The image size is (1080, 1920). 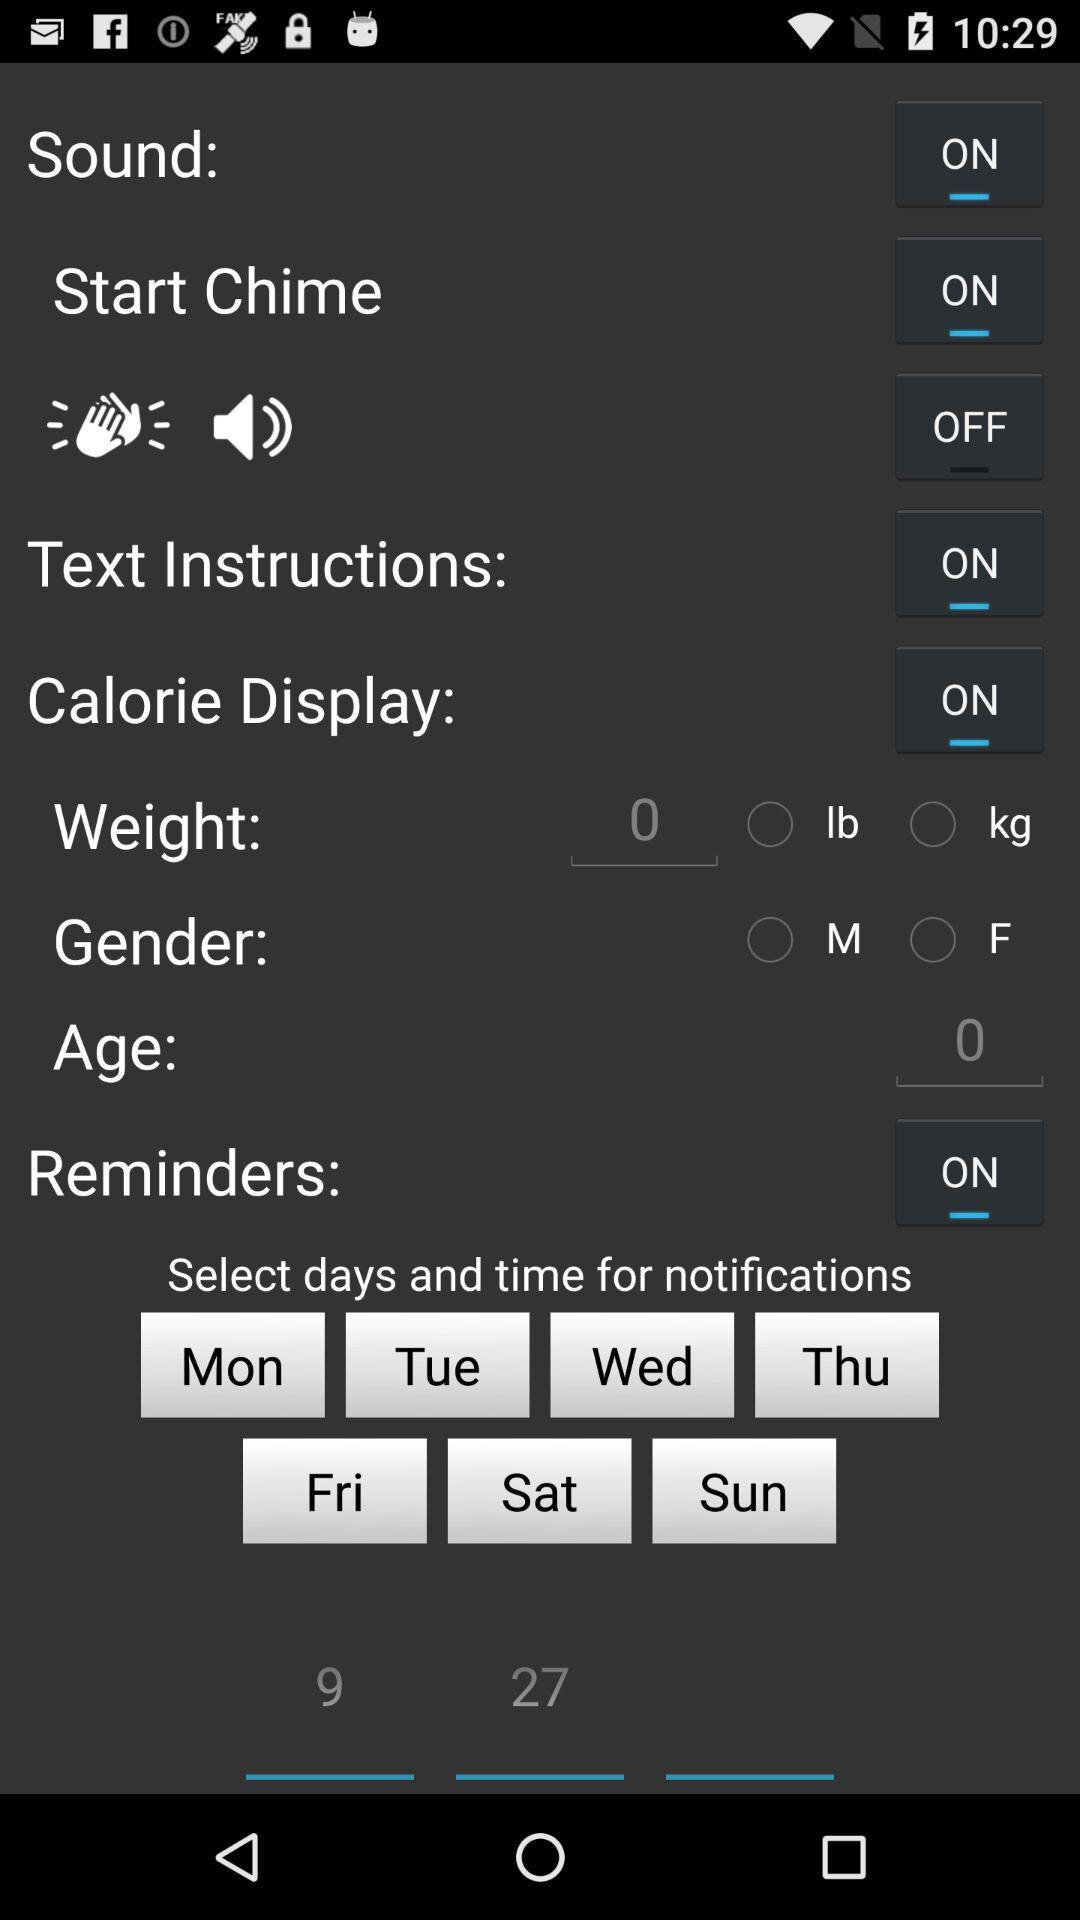 What do you see at coordinates (968, 1043) in the screenshot?
I see `age` at bounding box center [968, 1043].